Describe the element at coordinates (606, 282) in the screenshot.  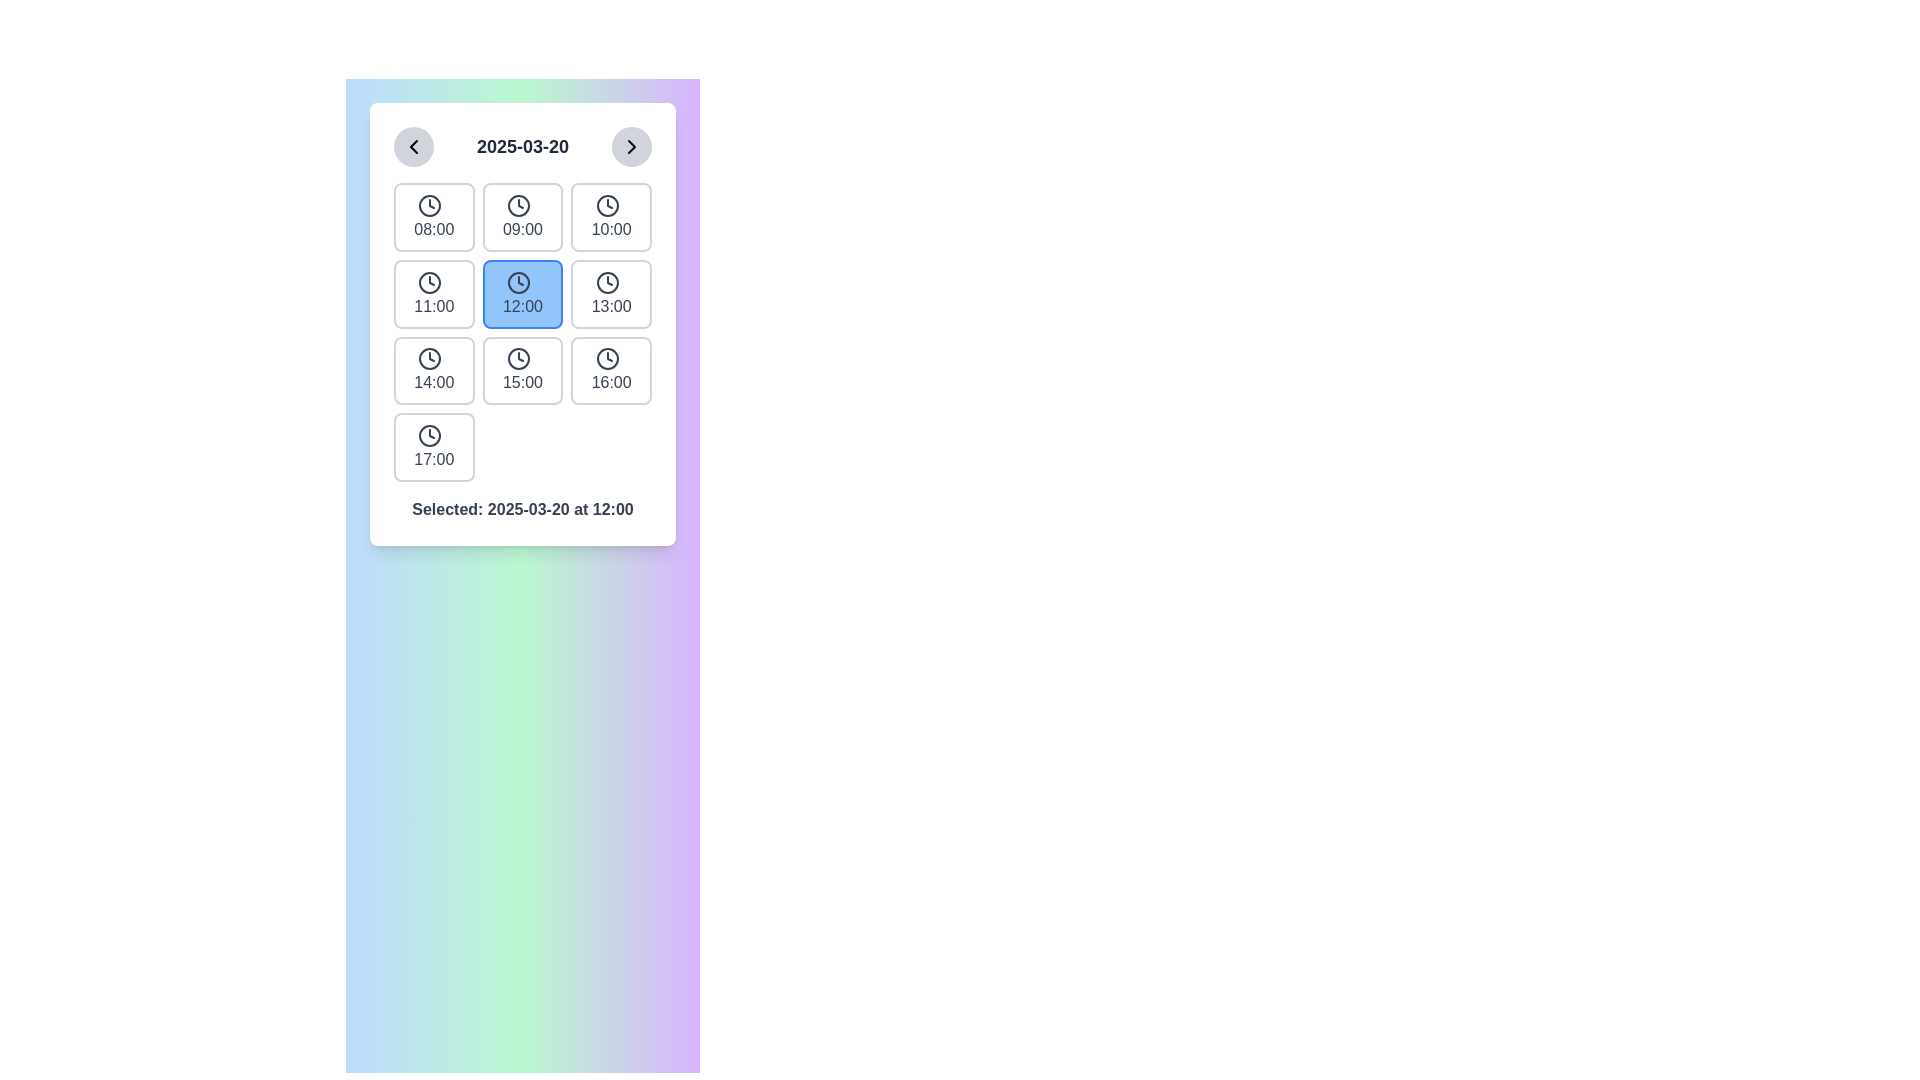
I see `the clock icon representing the time slot for '13:00' in the time slot selector interface` at that location.